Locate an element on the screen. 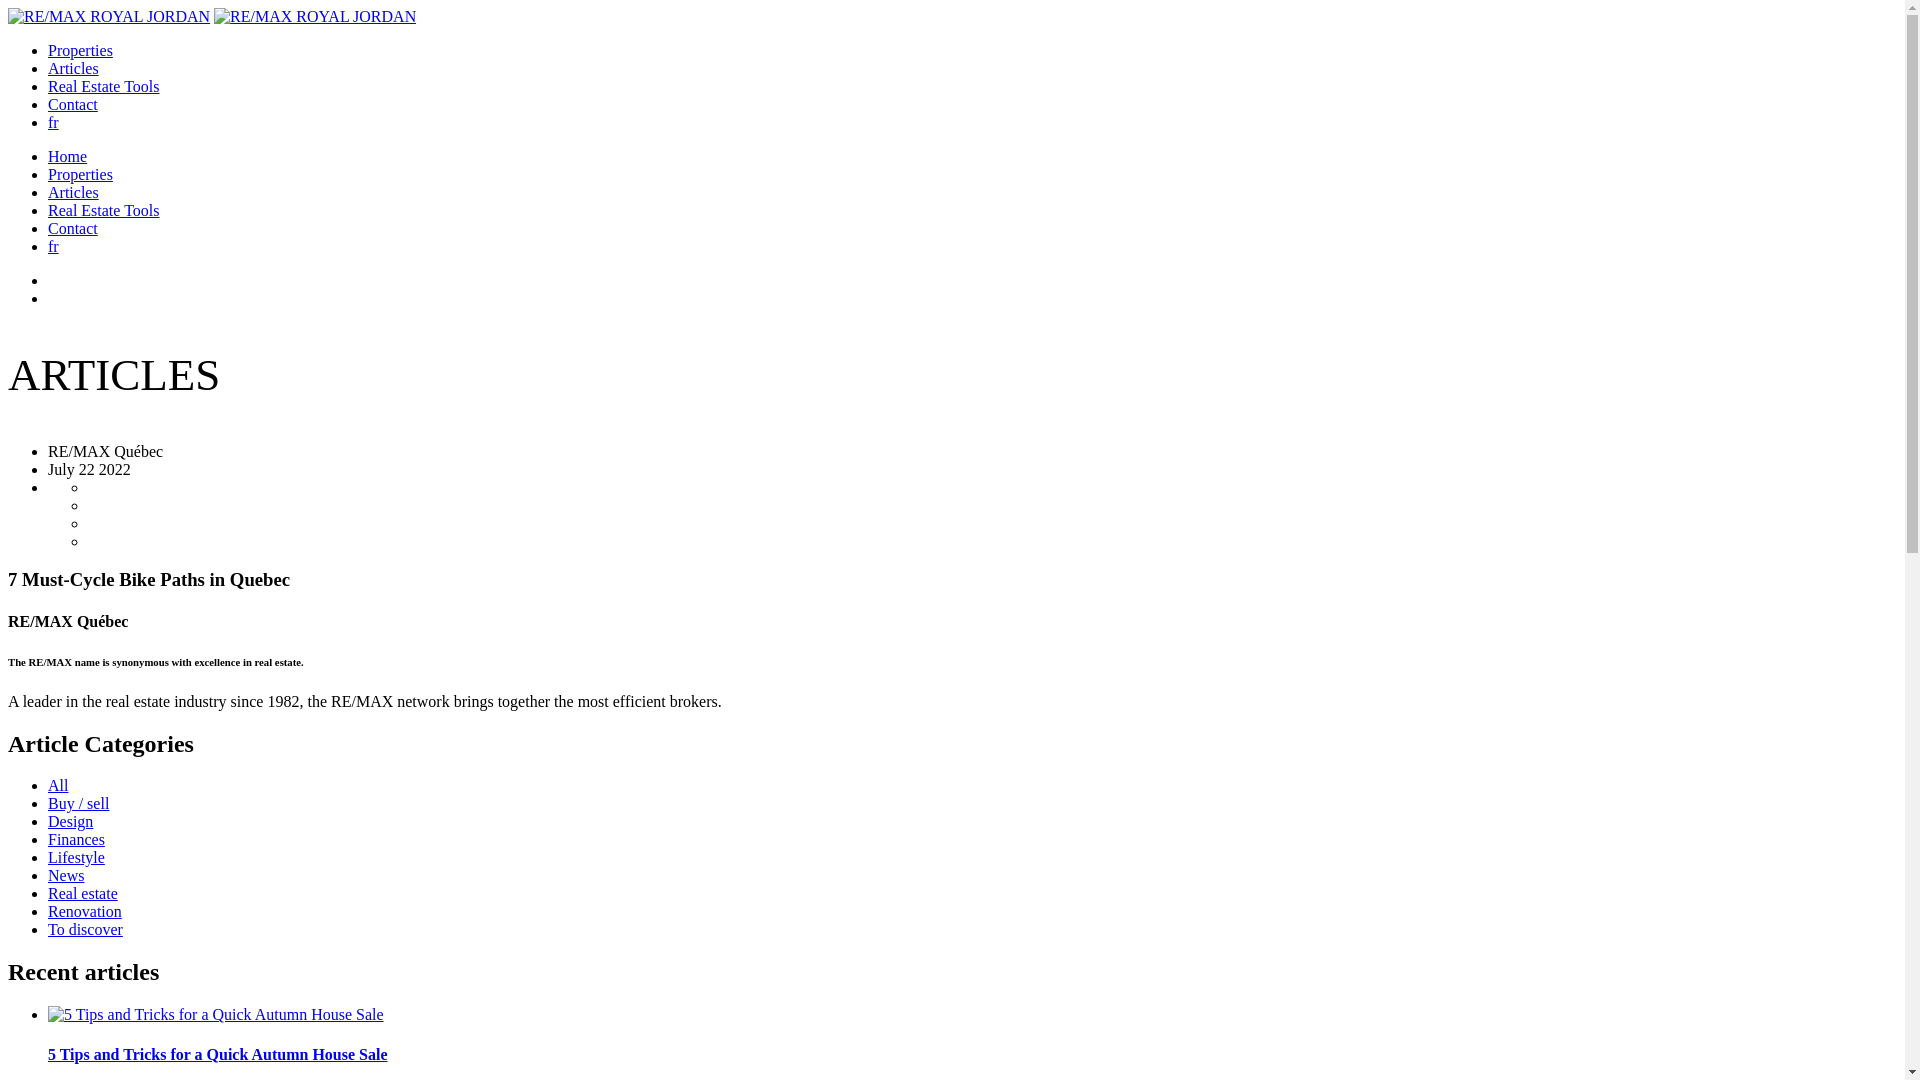 The height and width of the screenshot is (1080, 1920). 'fr' is located at coordinates (48, 245).